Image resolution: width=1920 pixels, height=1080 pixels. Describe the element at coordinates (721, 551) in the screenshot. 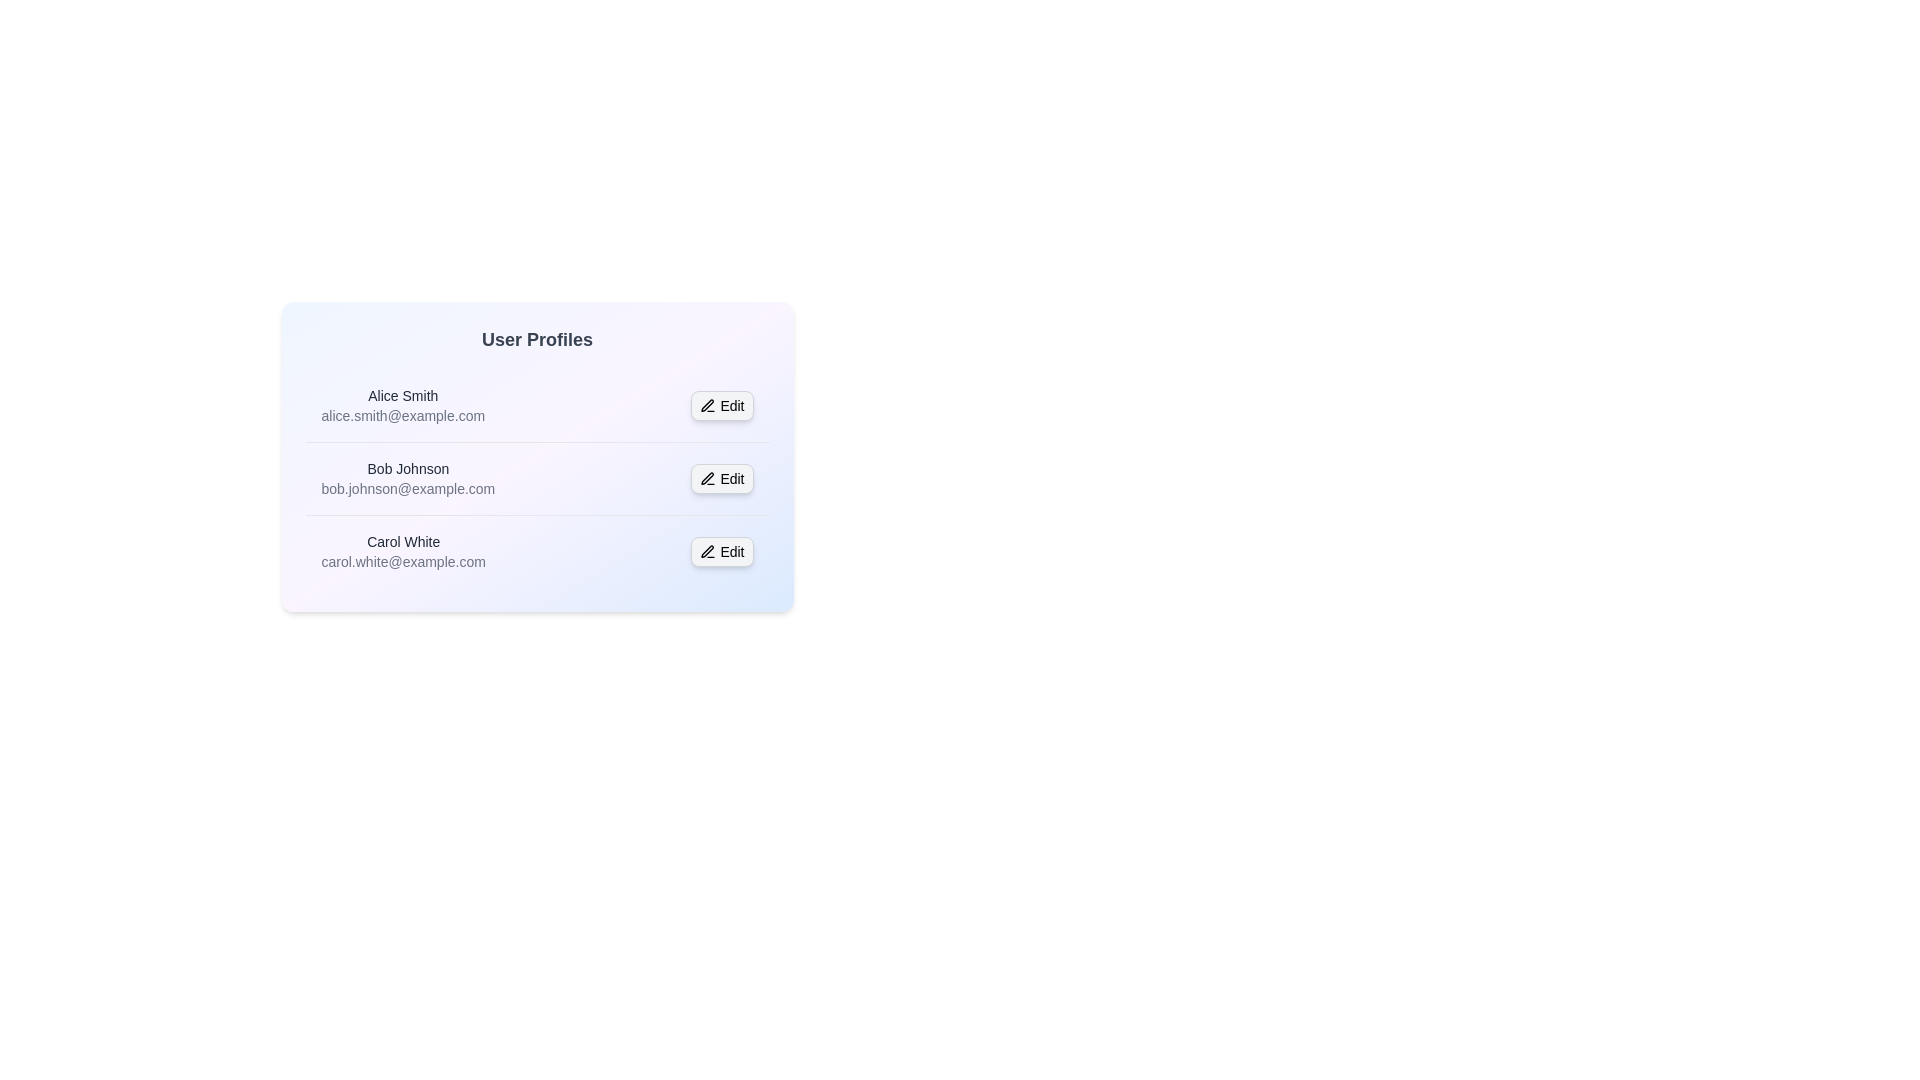

I see `'Edit' button for user Carol White to enable editing their information` at that location.